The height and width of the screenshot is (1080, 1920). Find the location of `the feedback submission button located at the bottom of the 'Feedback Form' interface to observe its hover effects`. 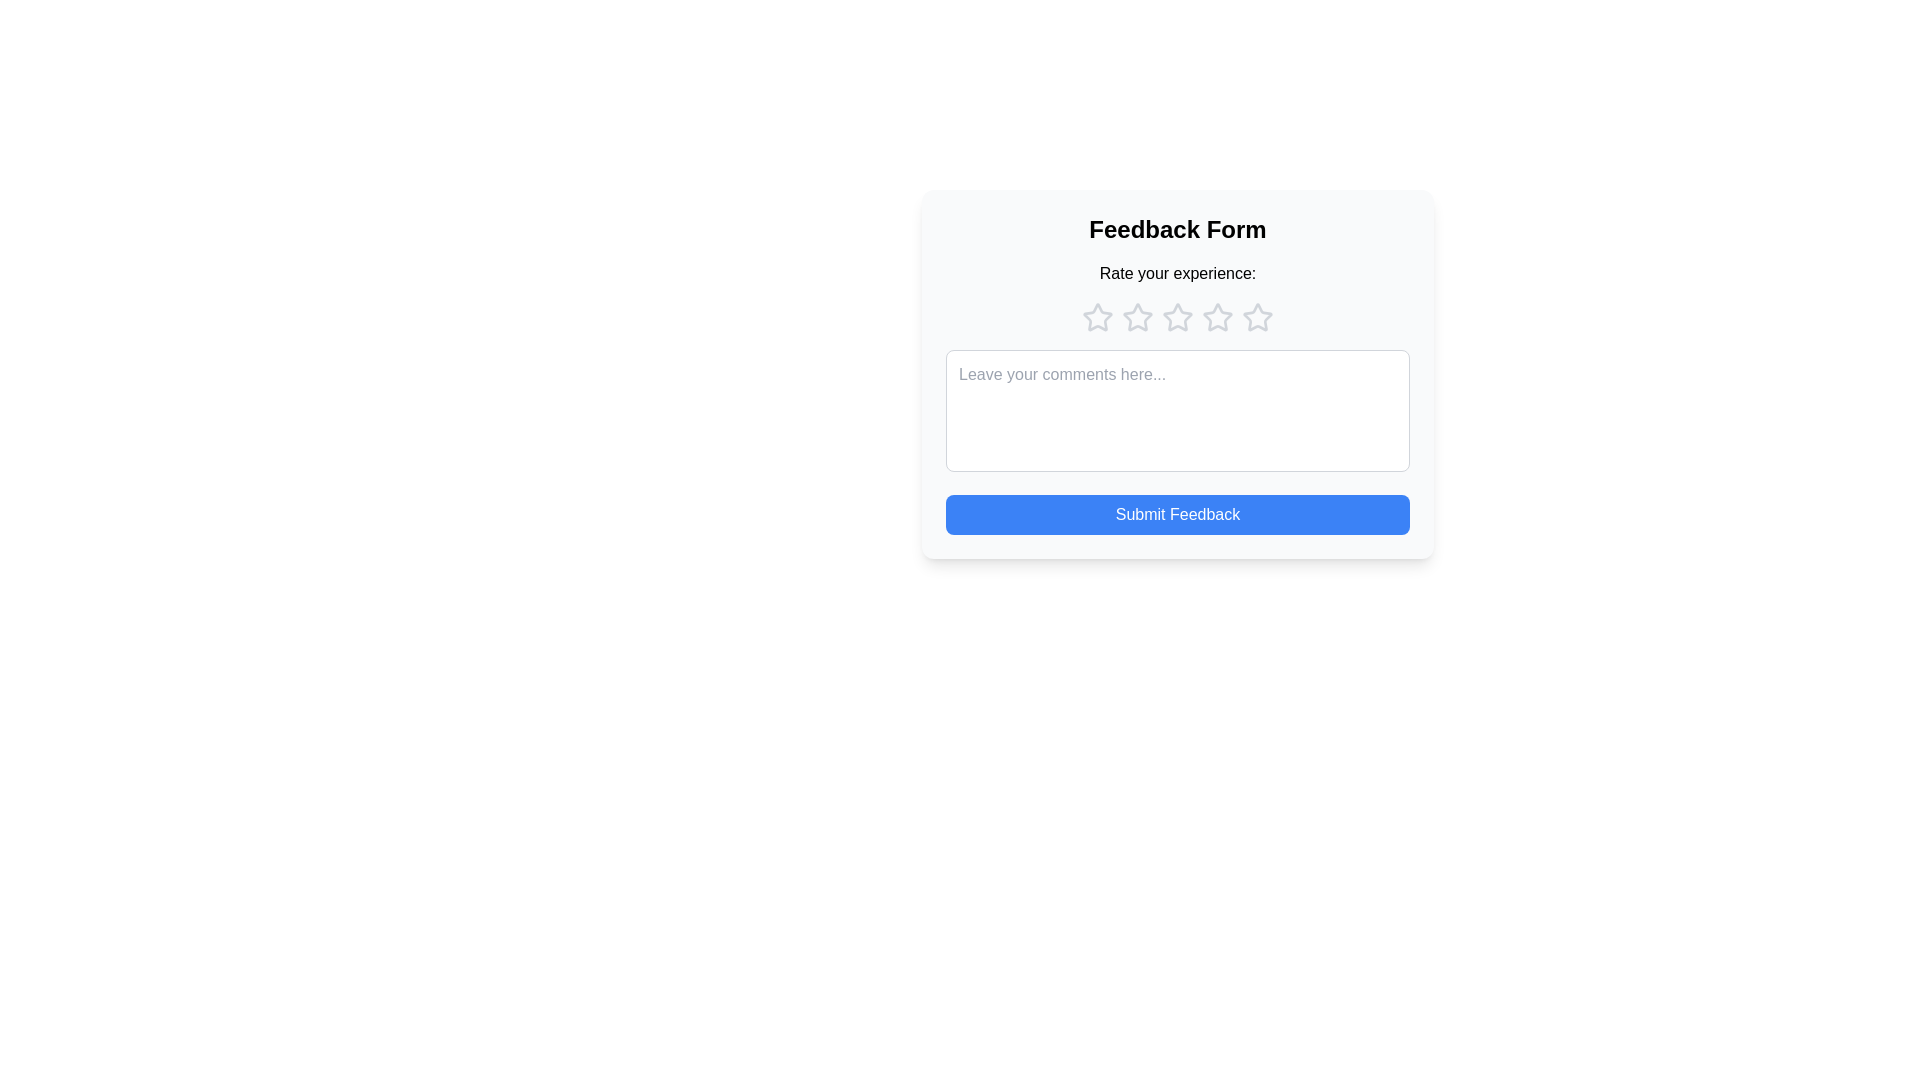

the feedback submission button located at the bottom of the 'Feedback Form' interface to observe its hover effects is located at coordinates (1177, 514).